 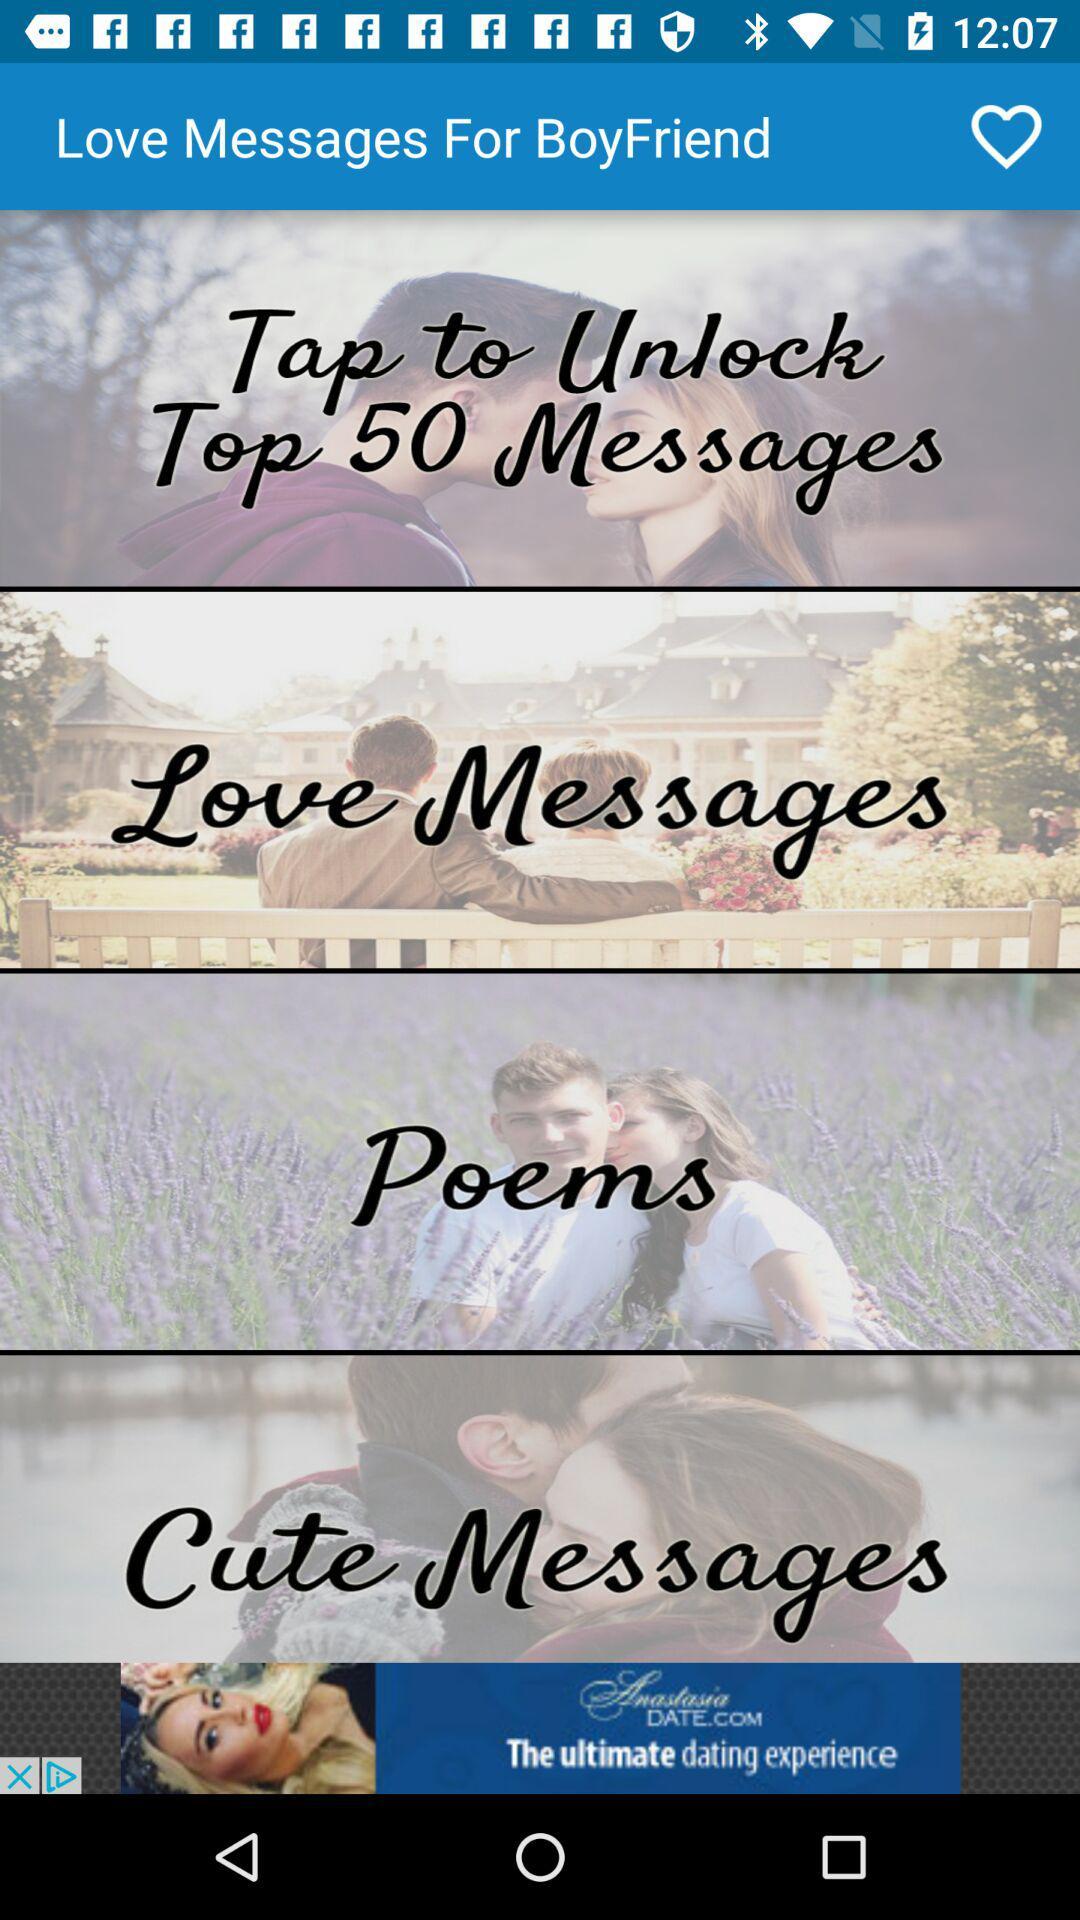 What do you see at coordinates (540, 1508) in the screenshot?
I see `messages` at bounding box center [540, 1508].